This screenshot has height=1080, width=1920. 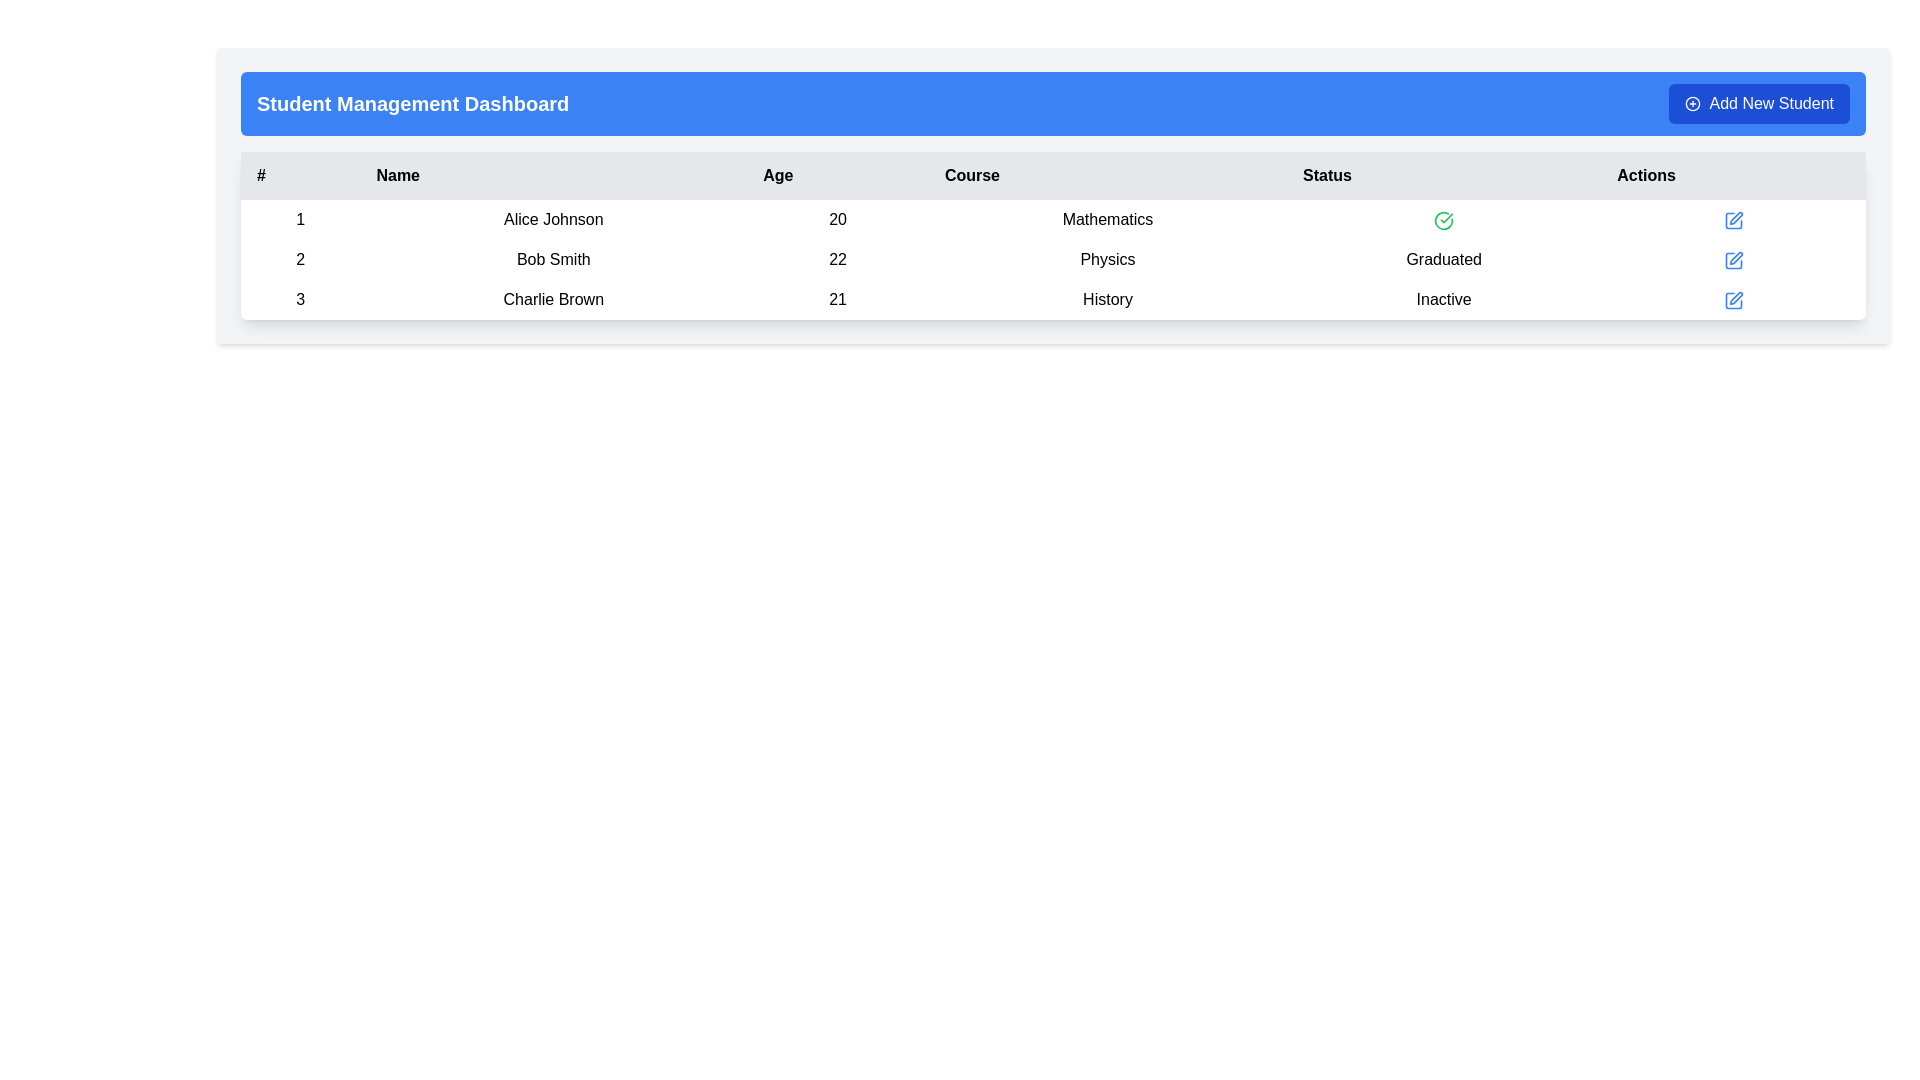 I want to click on the interactive icon located at the far-right of the 'Actions' column in the last row of the table, so click(x=1735, y=298).